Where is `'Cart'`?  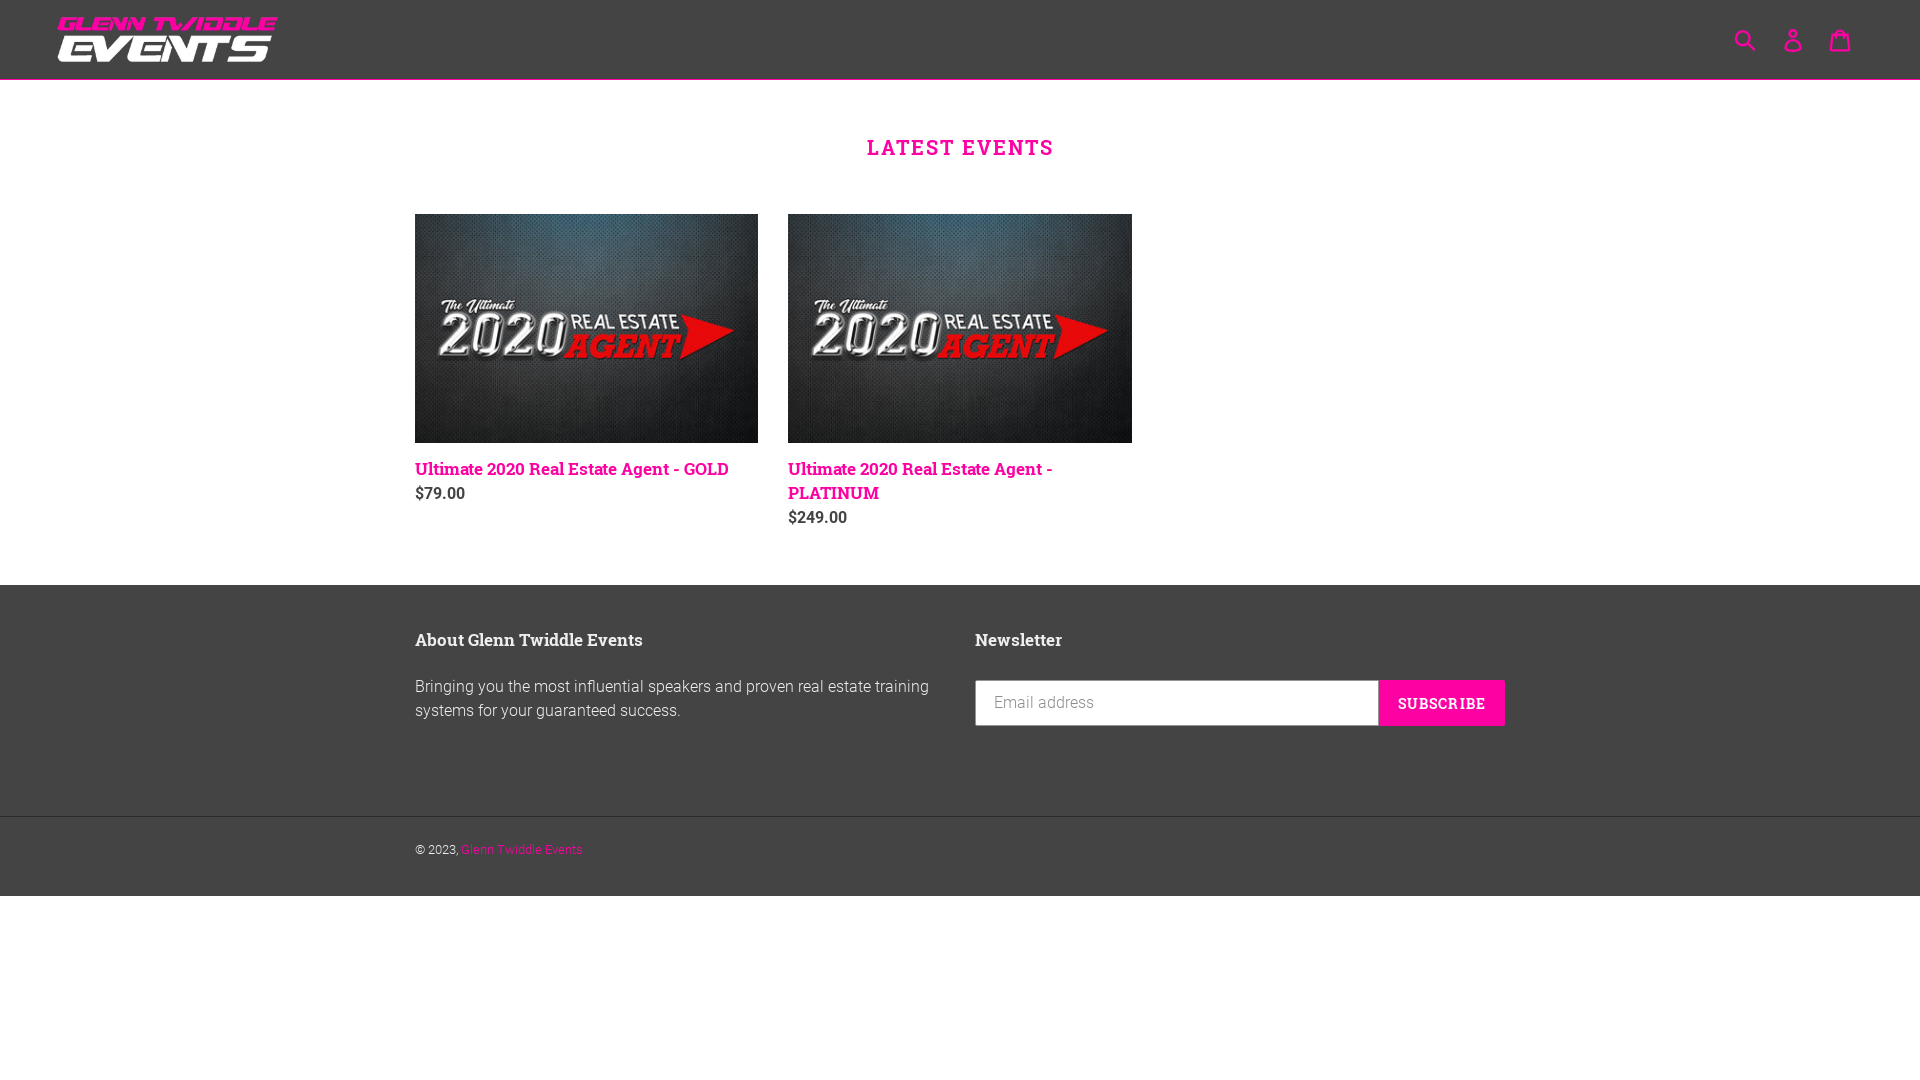 'Cart' is located at coordinates (1840, 38).